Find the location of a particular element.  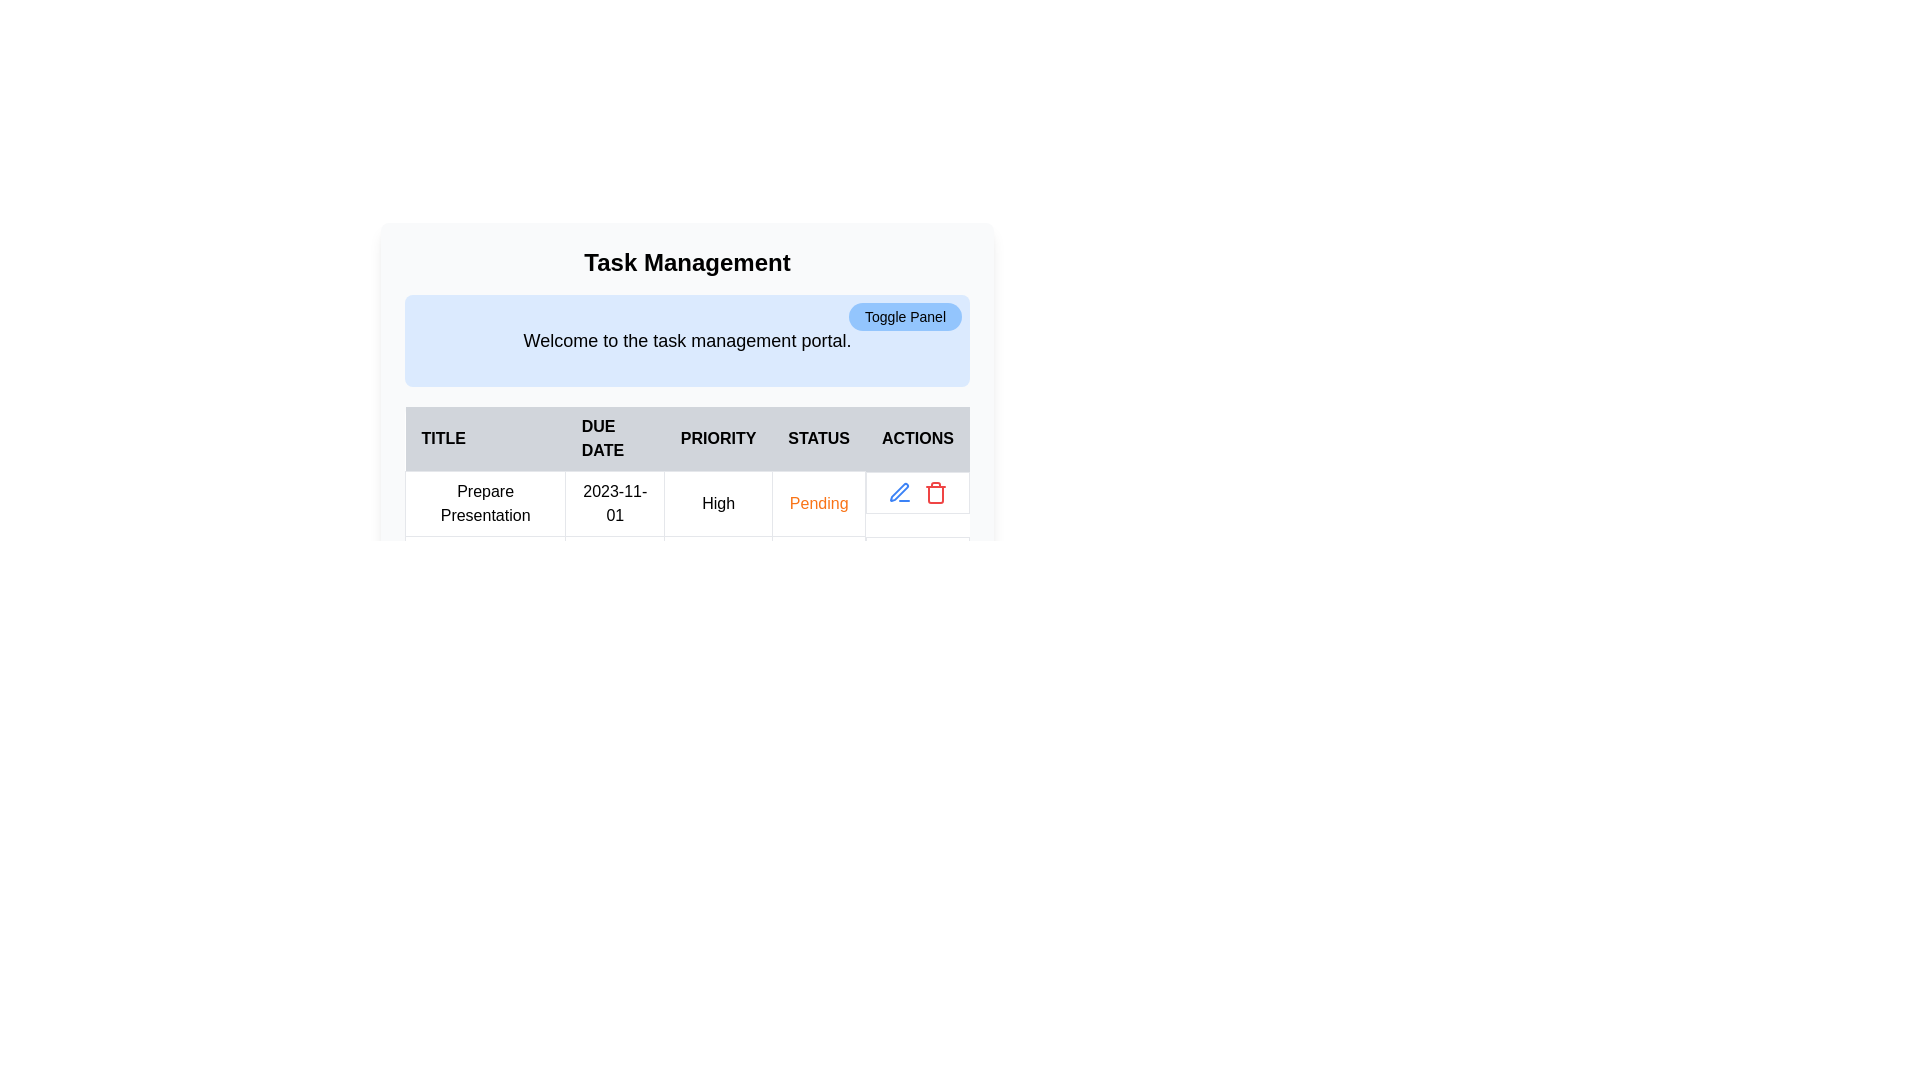

the first action button in the 'Actions' column of the table corresponding to the row labeled 'Prepare Presentation' is located at coordinates (899, 492).